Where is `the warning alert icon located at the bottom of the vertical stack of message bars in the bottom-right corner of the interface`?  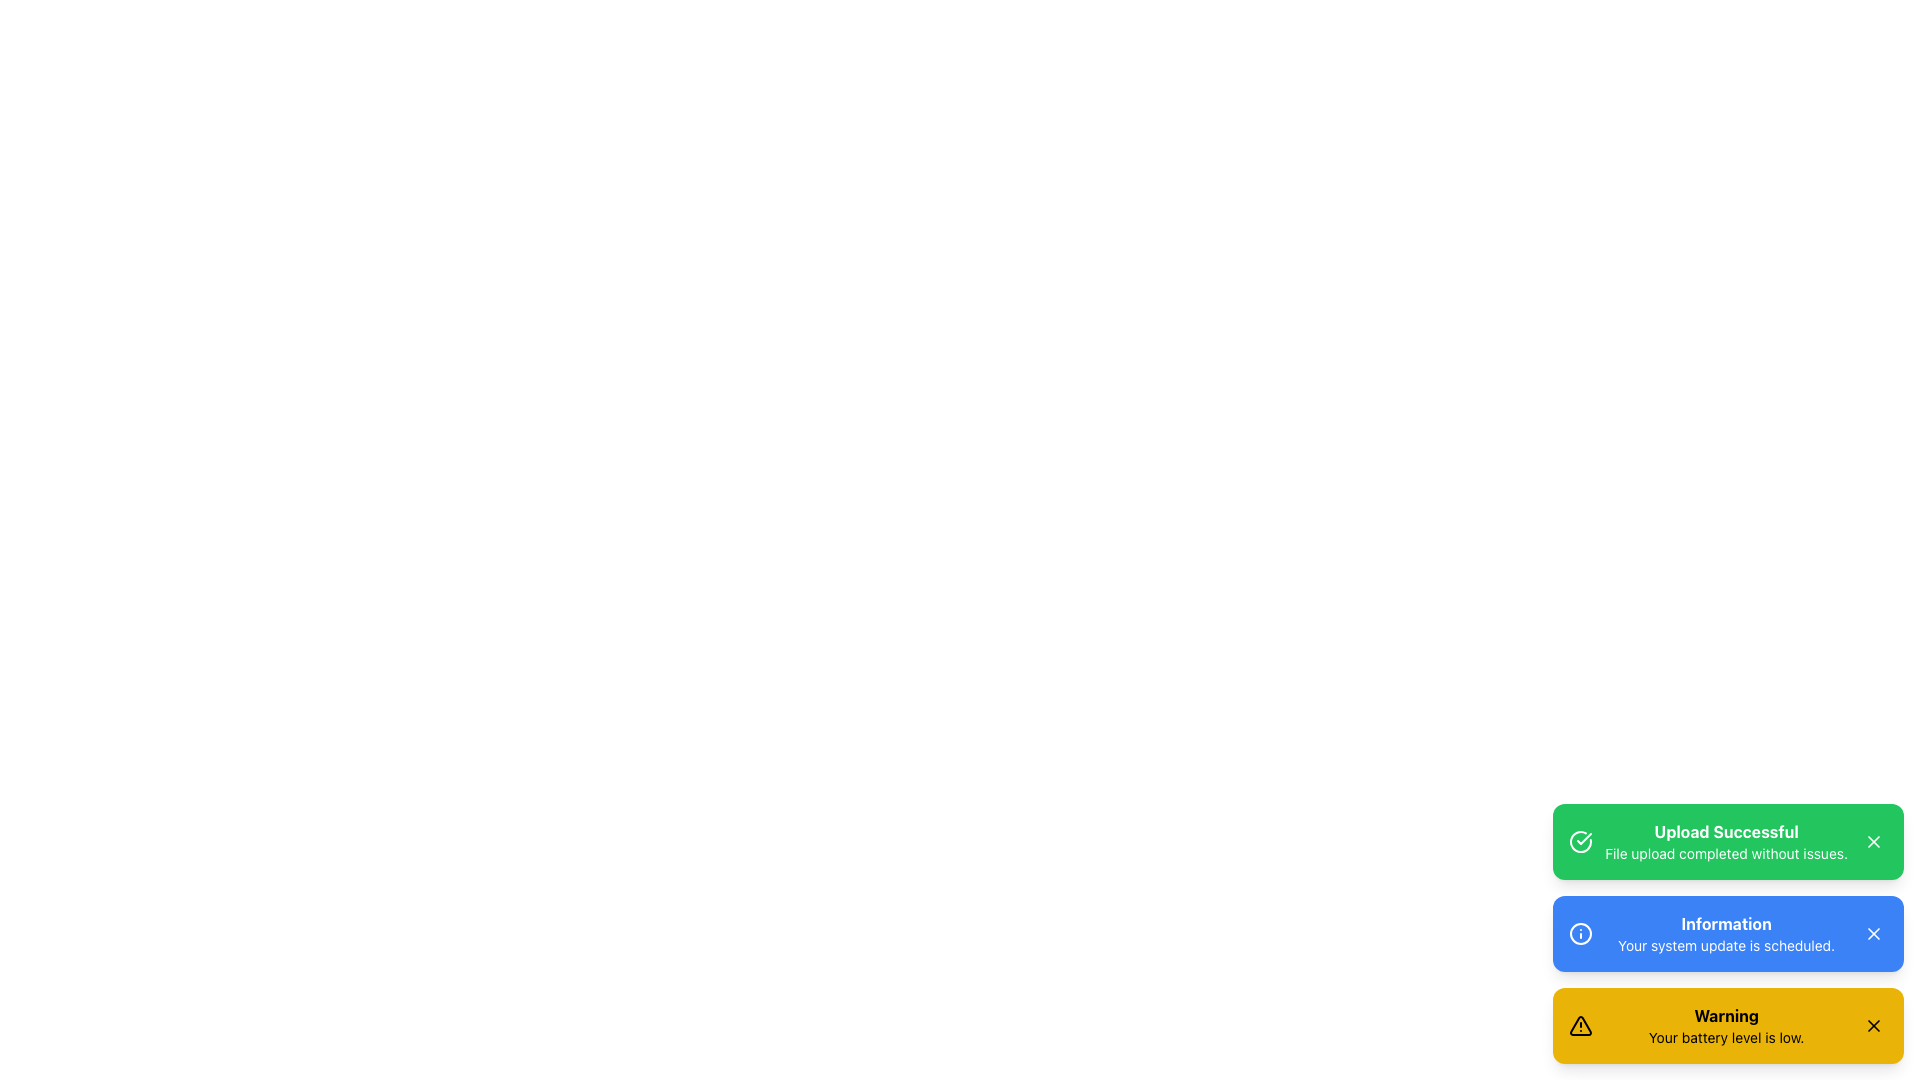
the warning alert icon located at the bottom of the vertical stack of message bars in the bottom-right corner of the interface is located at coordinates (1580, 1026).